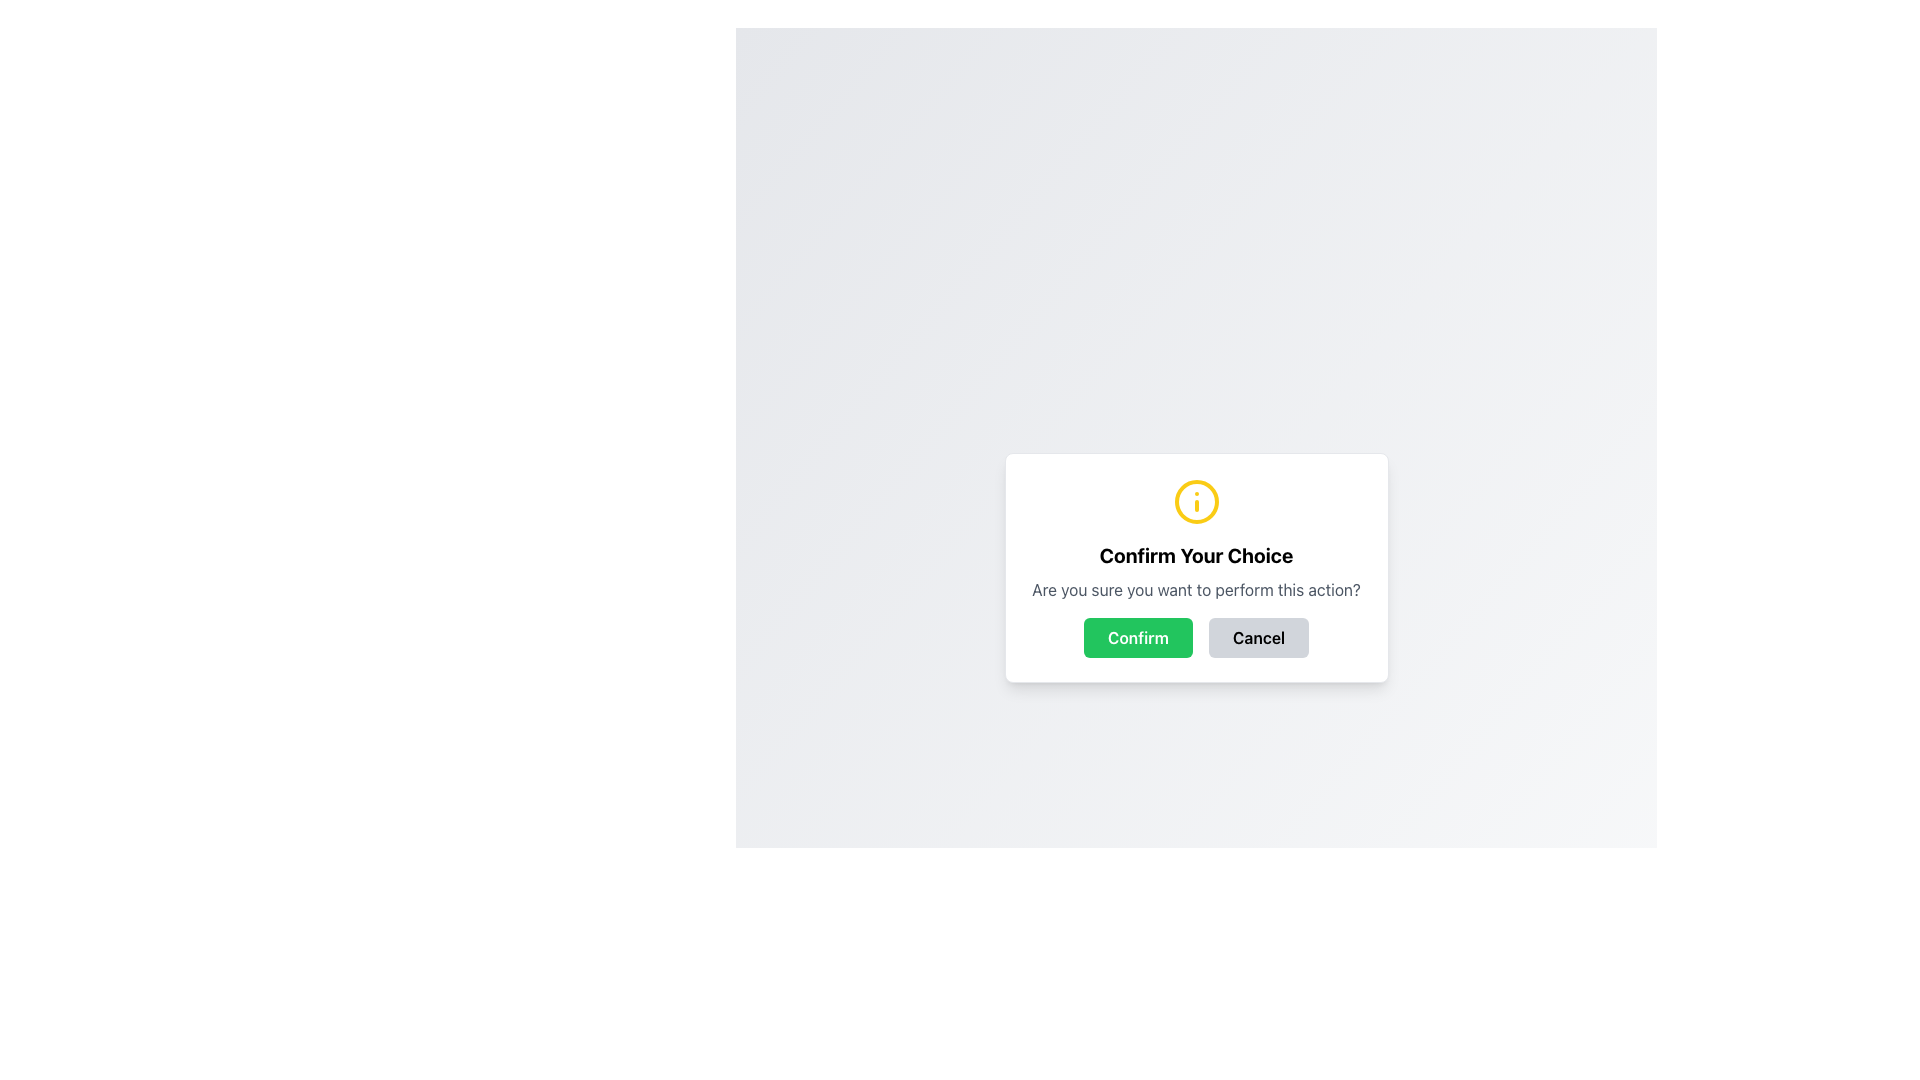 Image resolution: width=1920 pixels, height=1080 pixels. Describe the element at coordinates (1196, 500) in the screenshot. I see `the yellow circular SVG icon that is part of the information icon located at the top center of the confirmation dialog` at that location.